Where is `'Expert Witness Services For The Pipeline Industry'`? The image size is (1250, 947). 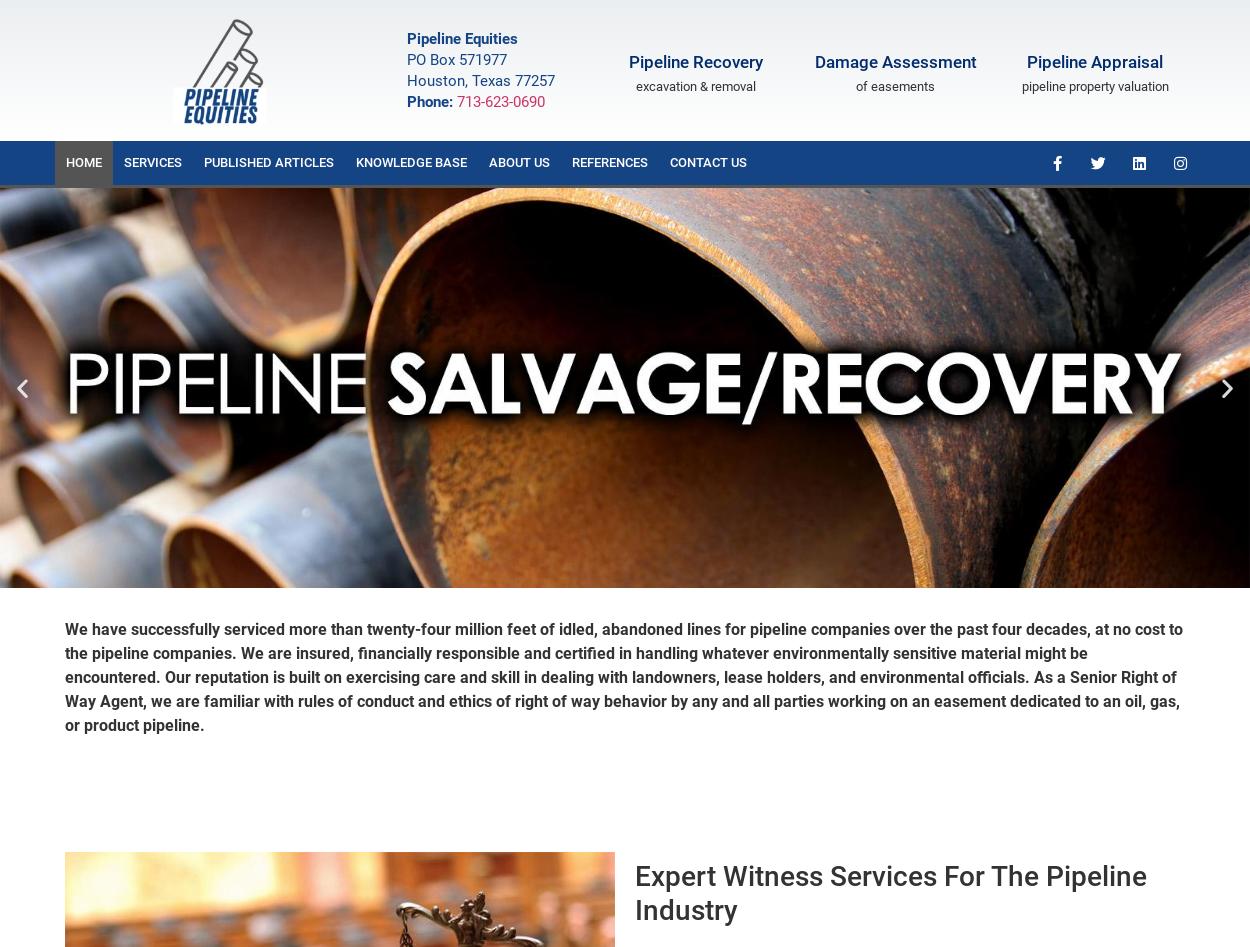 'Expert Witness Services For The Pipeline Industry' is located at coordinates (635, 892).